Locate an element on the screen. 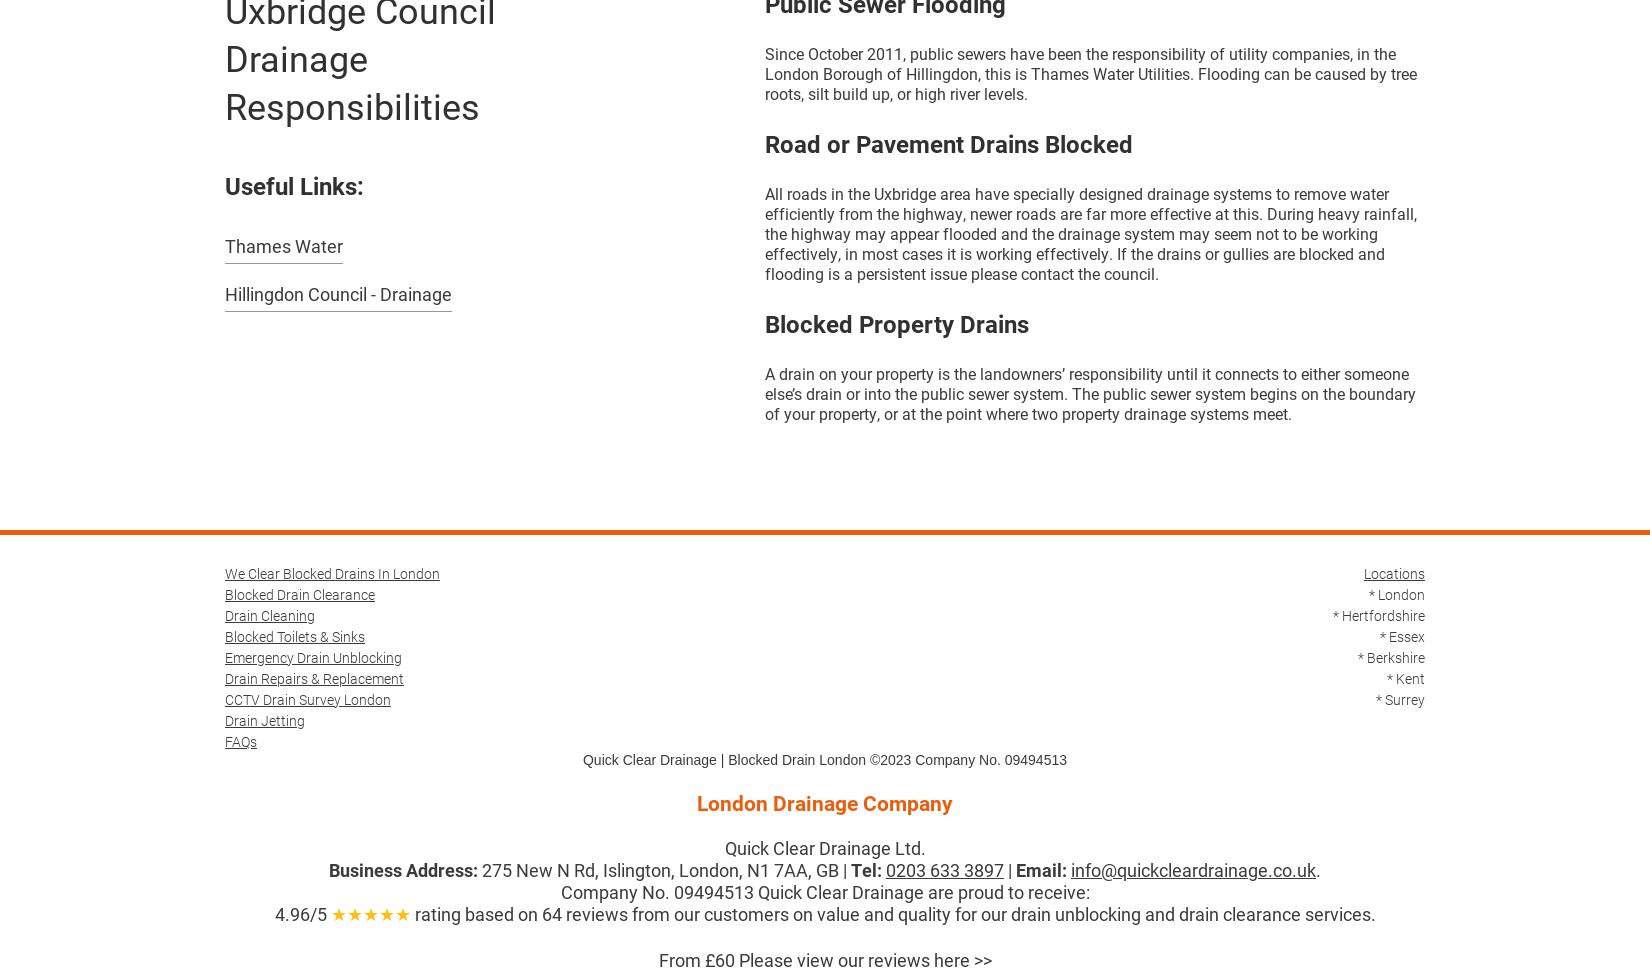  'Useful Links:' is located at coordinates (294, 184).